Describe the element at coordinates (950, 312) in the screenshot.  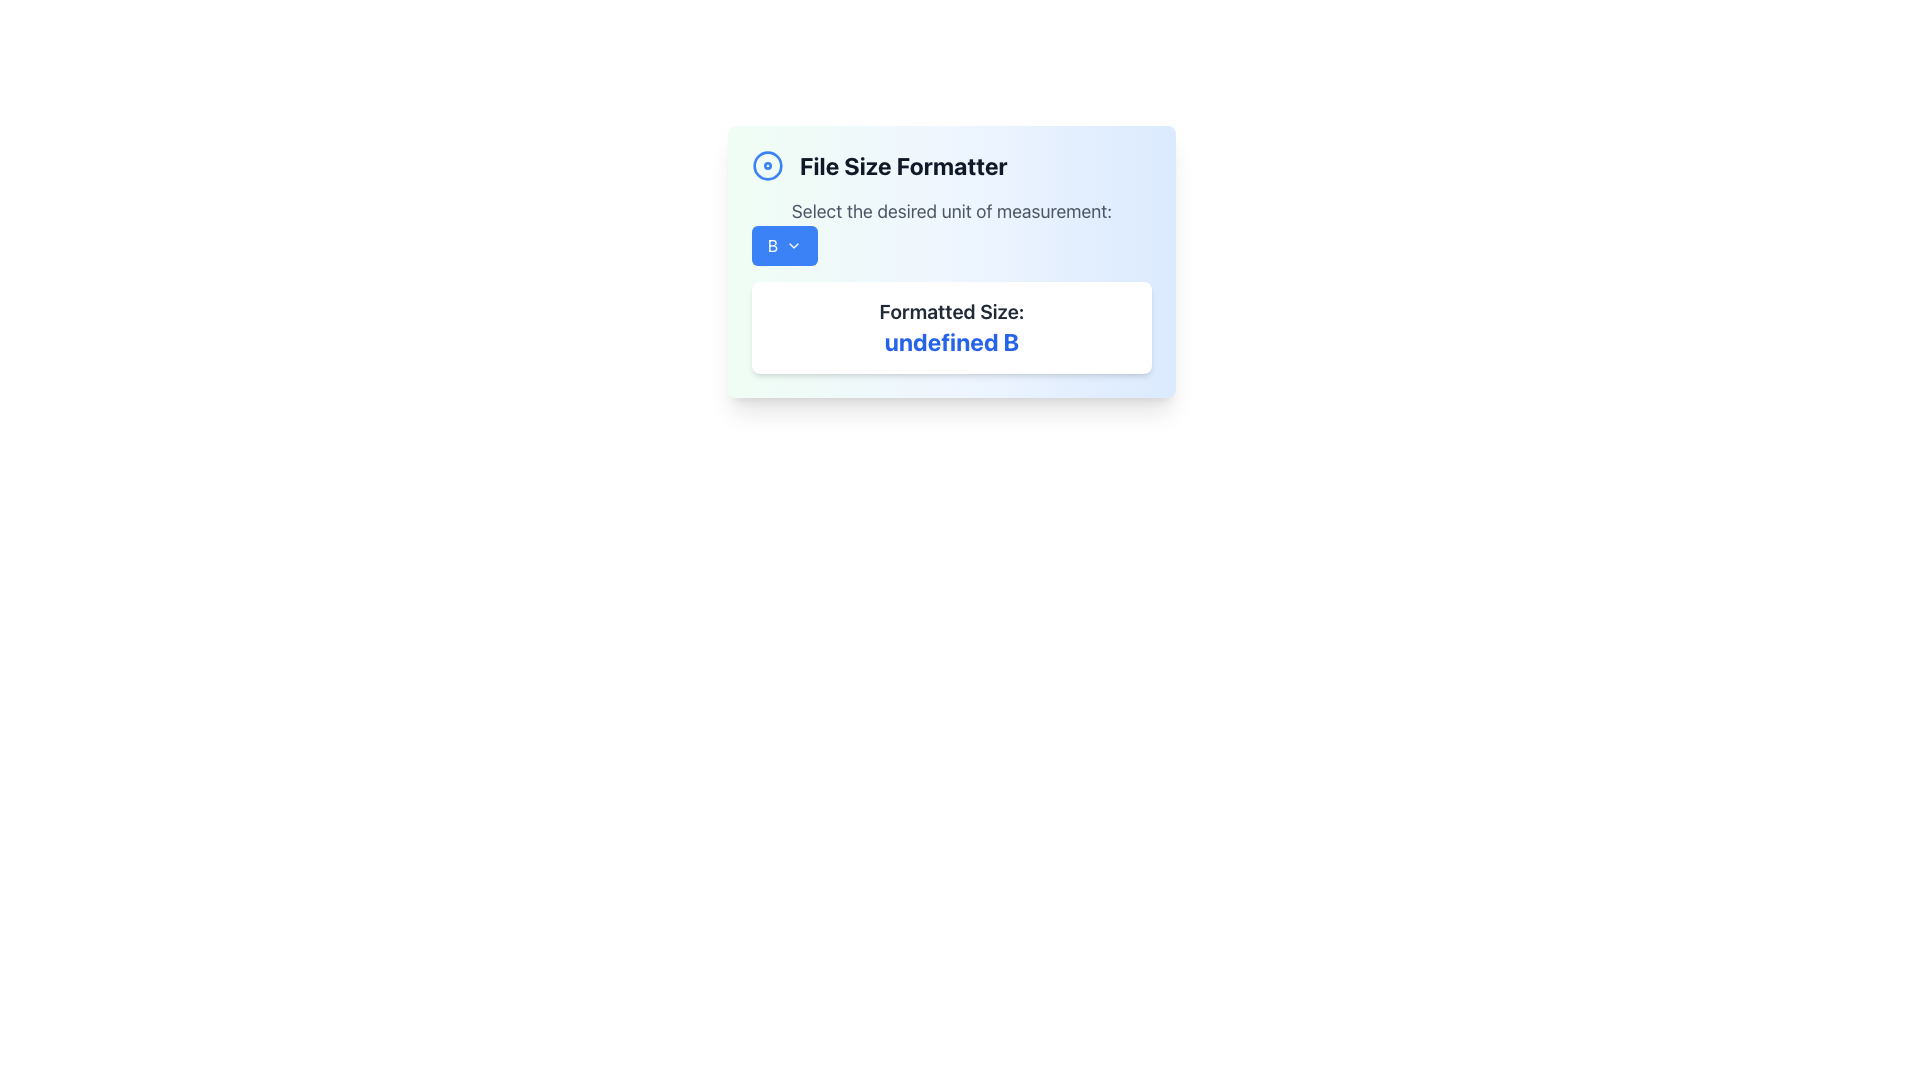
I see `the text label indicating the field or section associated with the formatted size information, which is located within a white, rounded rectangular box at the lower section of the interface` at that location.